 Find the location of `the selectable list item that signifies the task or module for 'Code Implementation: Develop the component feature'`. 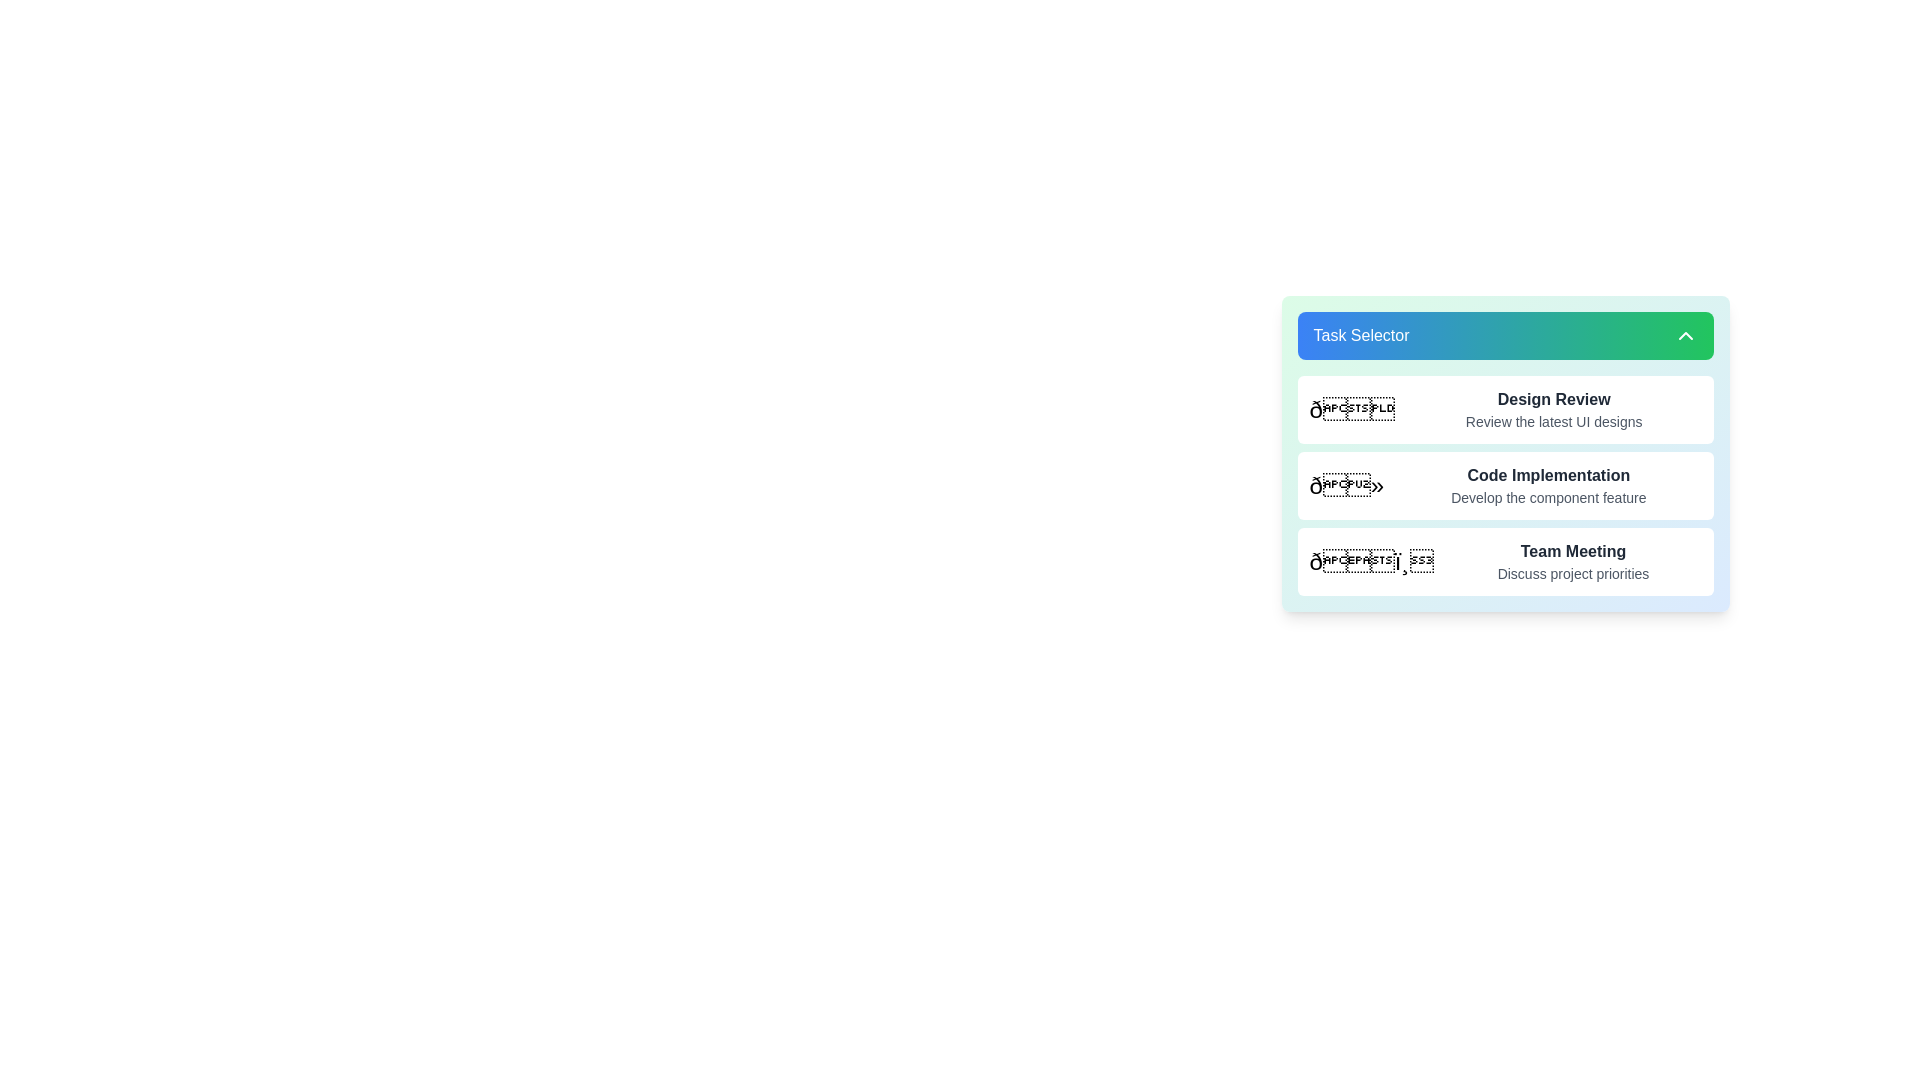

the selectable list item that signifies the task or module for 'Code Implementation: Develop the component feature' is located at coordinates (1505, 486).